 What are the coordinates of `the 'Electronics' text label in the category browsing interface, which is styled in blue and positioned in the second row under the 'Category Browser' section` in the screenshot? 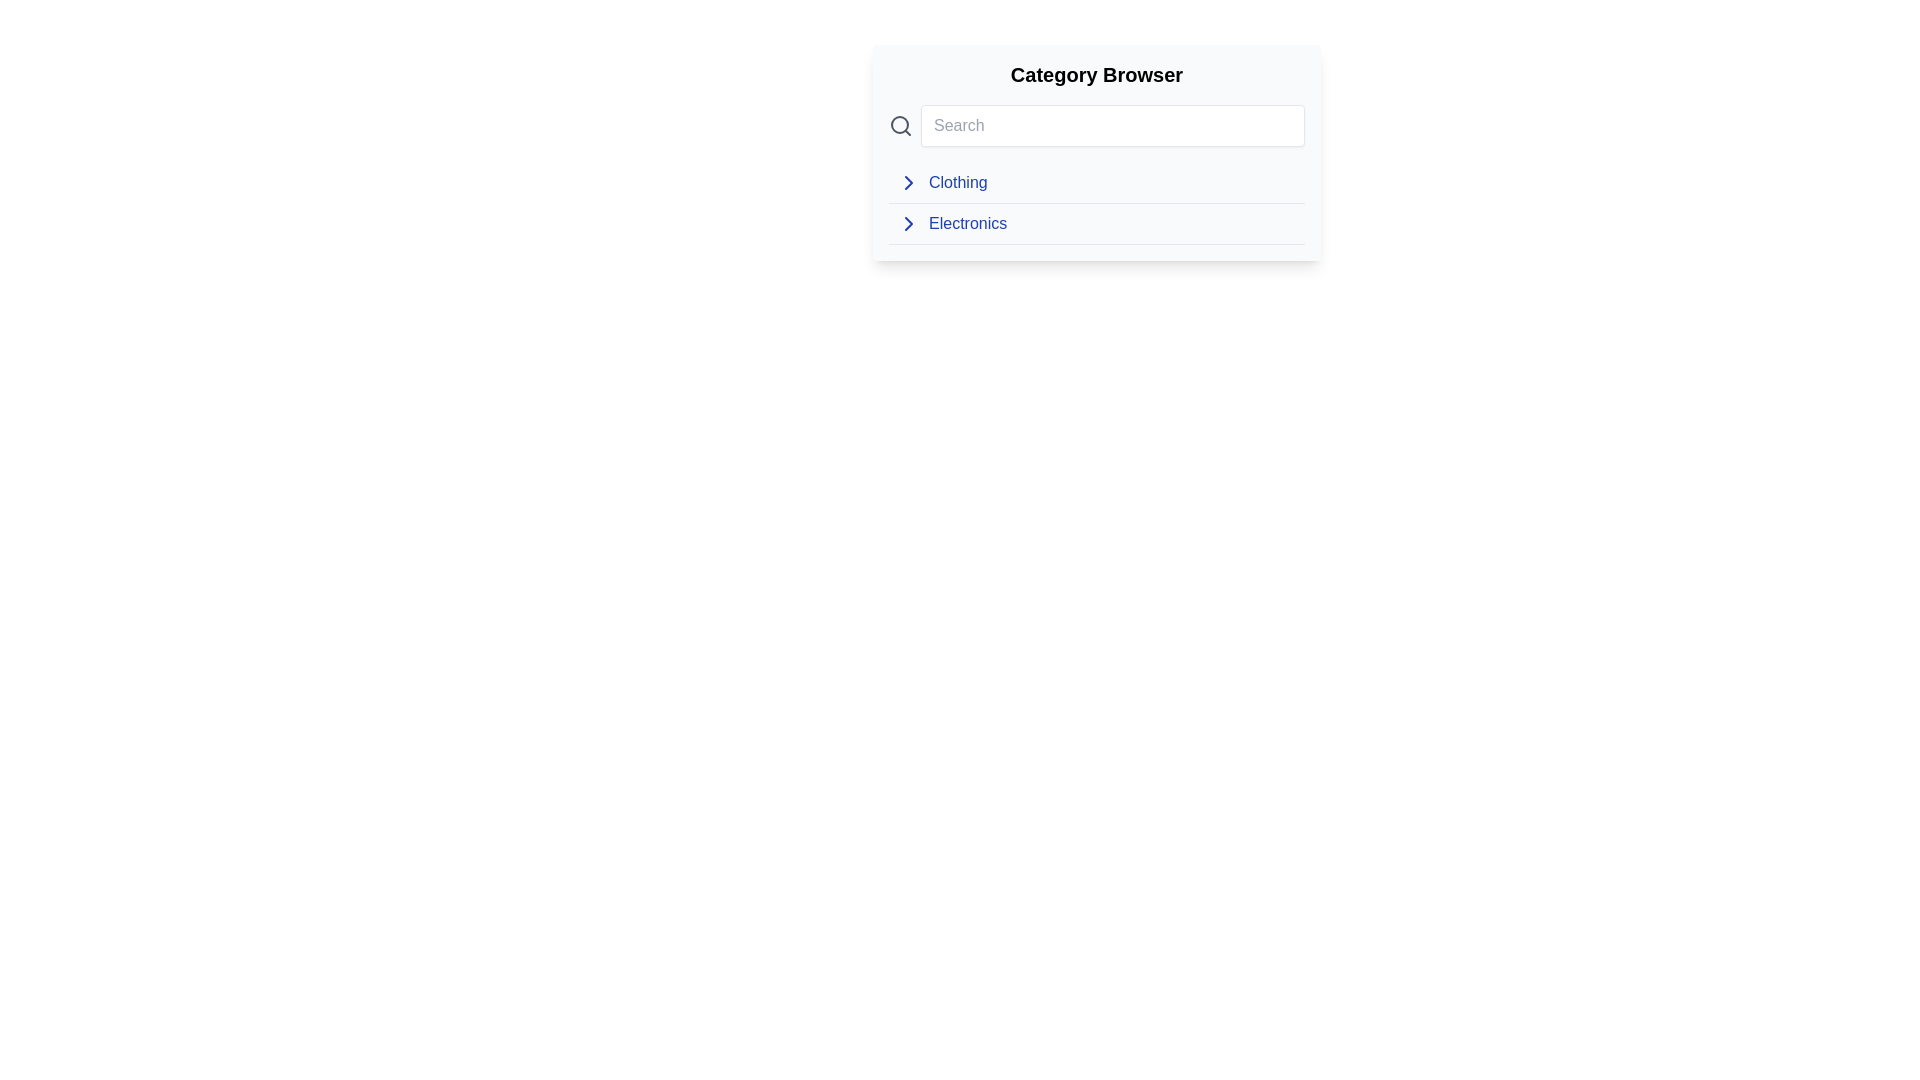 It's located at (968, 223).